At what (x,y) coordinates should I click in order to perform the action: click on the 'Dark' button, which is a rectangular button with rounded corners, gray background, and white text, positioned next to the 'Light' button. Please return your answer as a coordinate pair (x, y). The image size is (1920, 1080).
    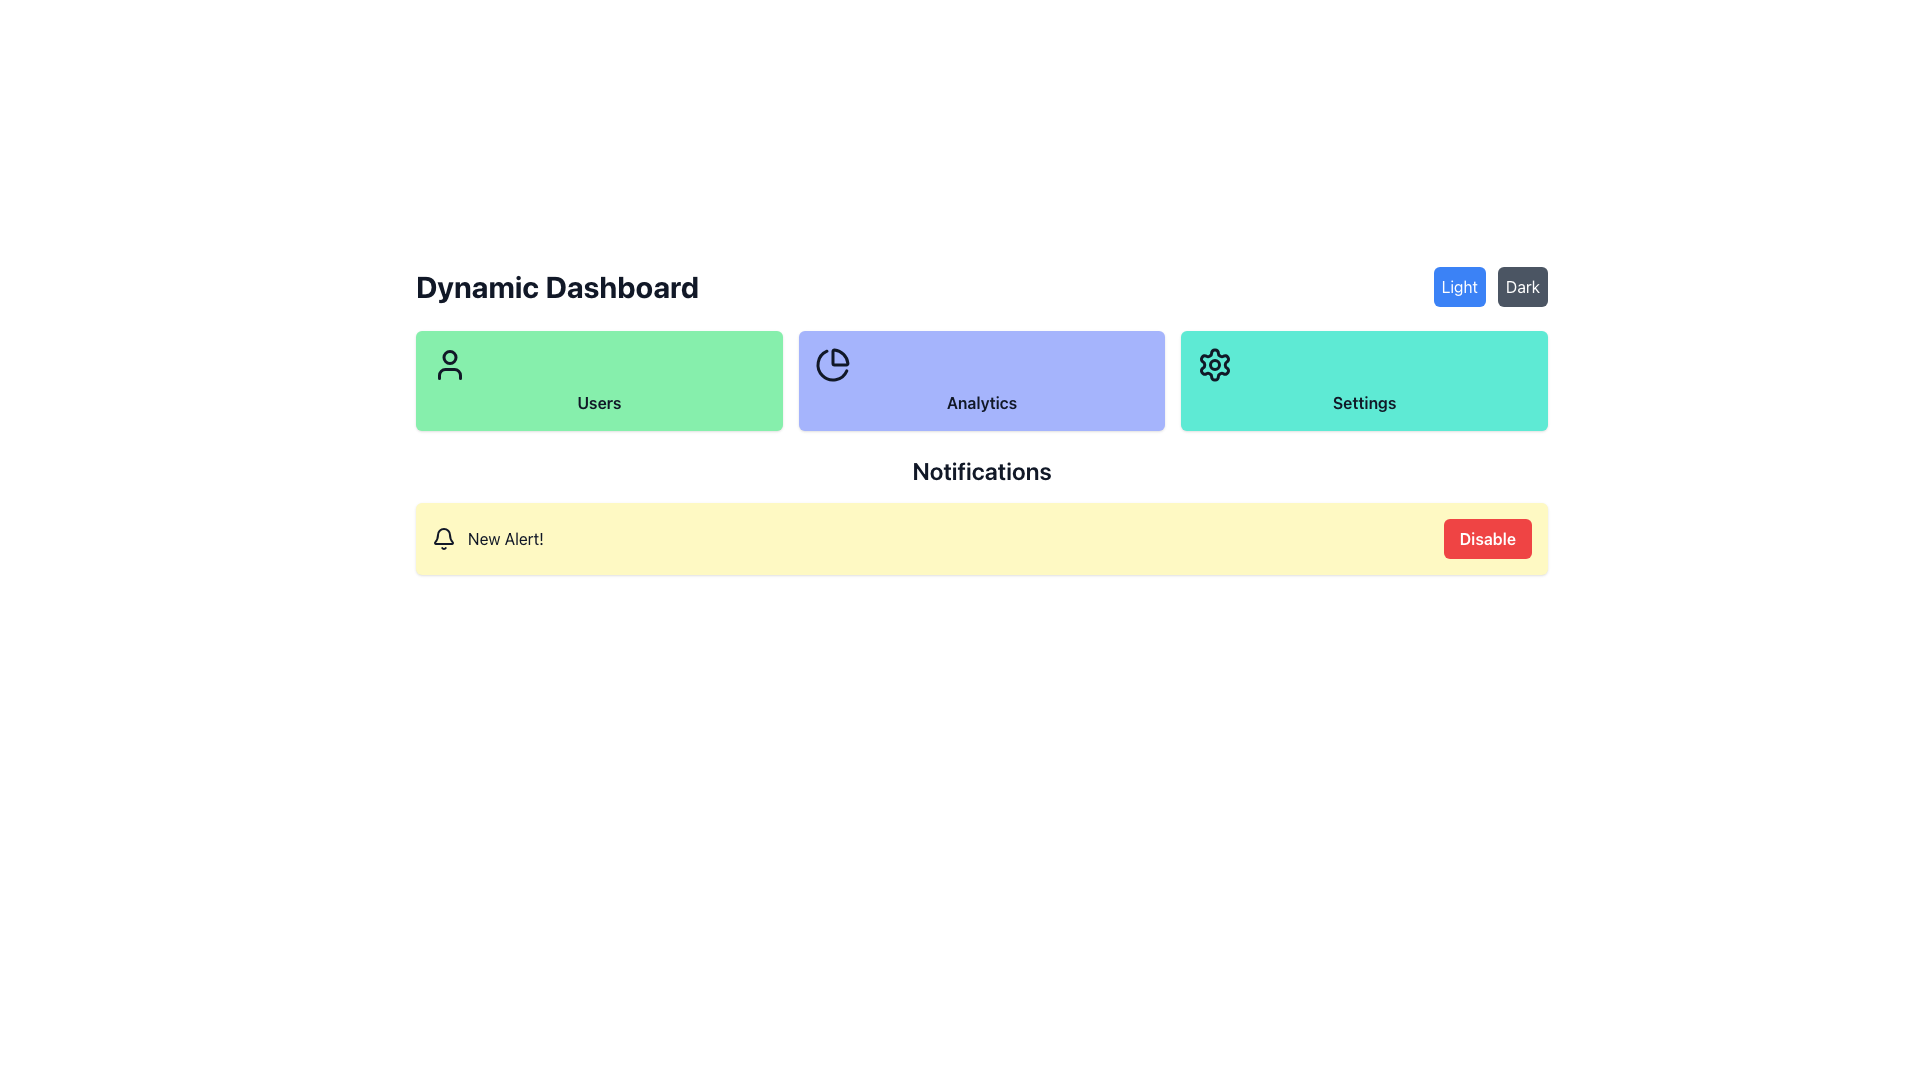
    Looking at the image, I should click on (1521, 286).